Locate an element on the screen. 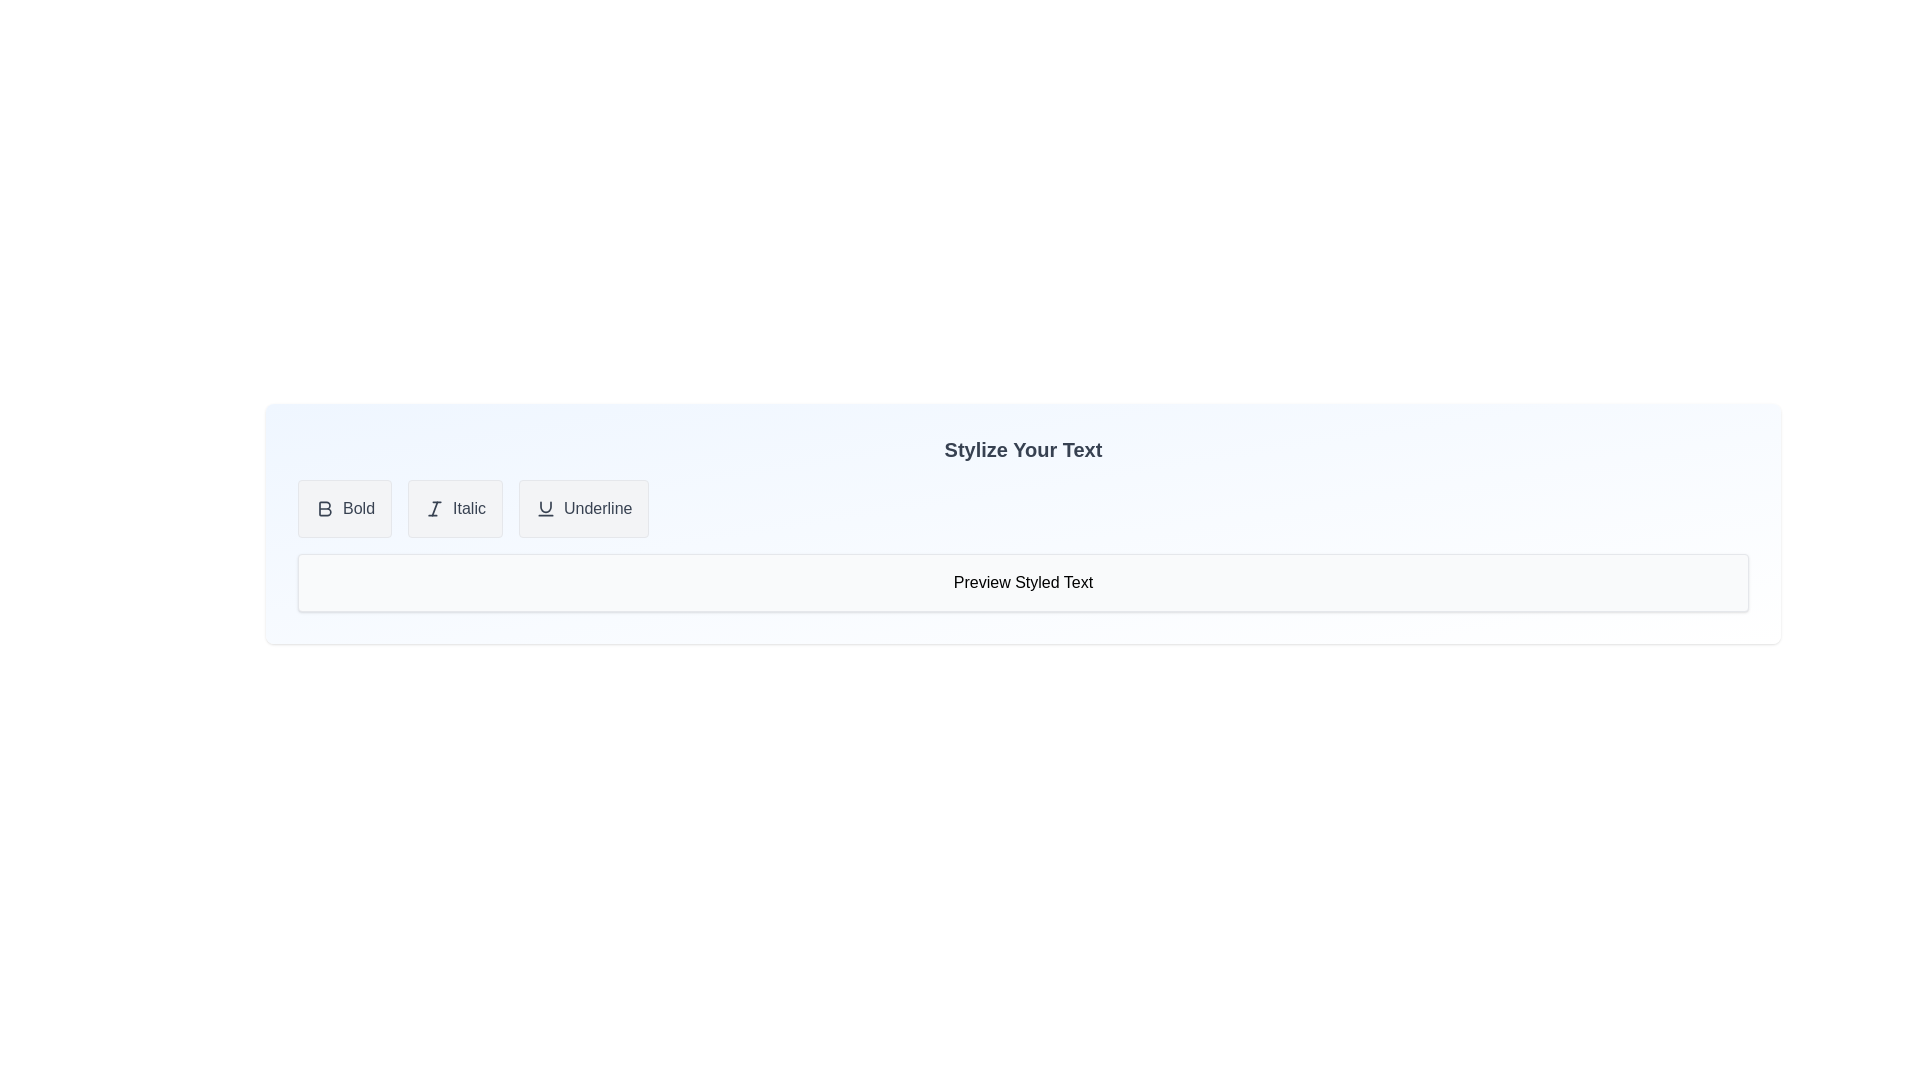  the 'Bold' button to toggle the bold style for the text is located at coordinates (345, 508).